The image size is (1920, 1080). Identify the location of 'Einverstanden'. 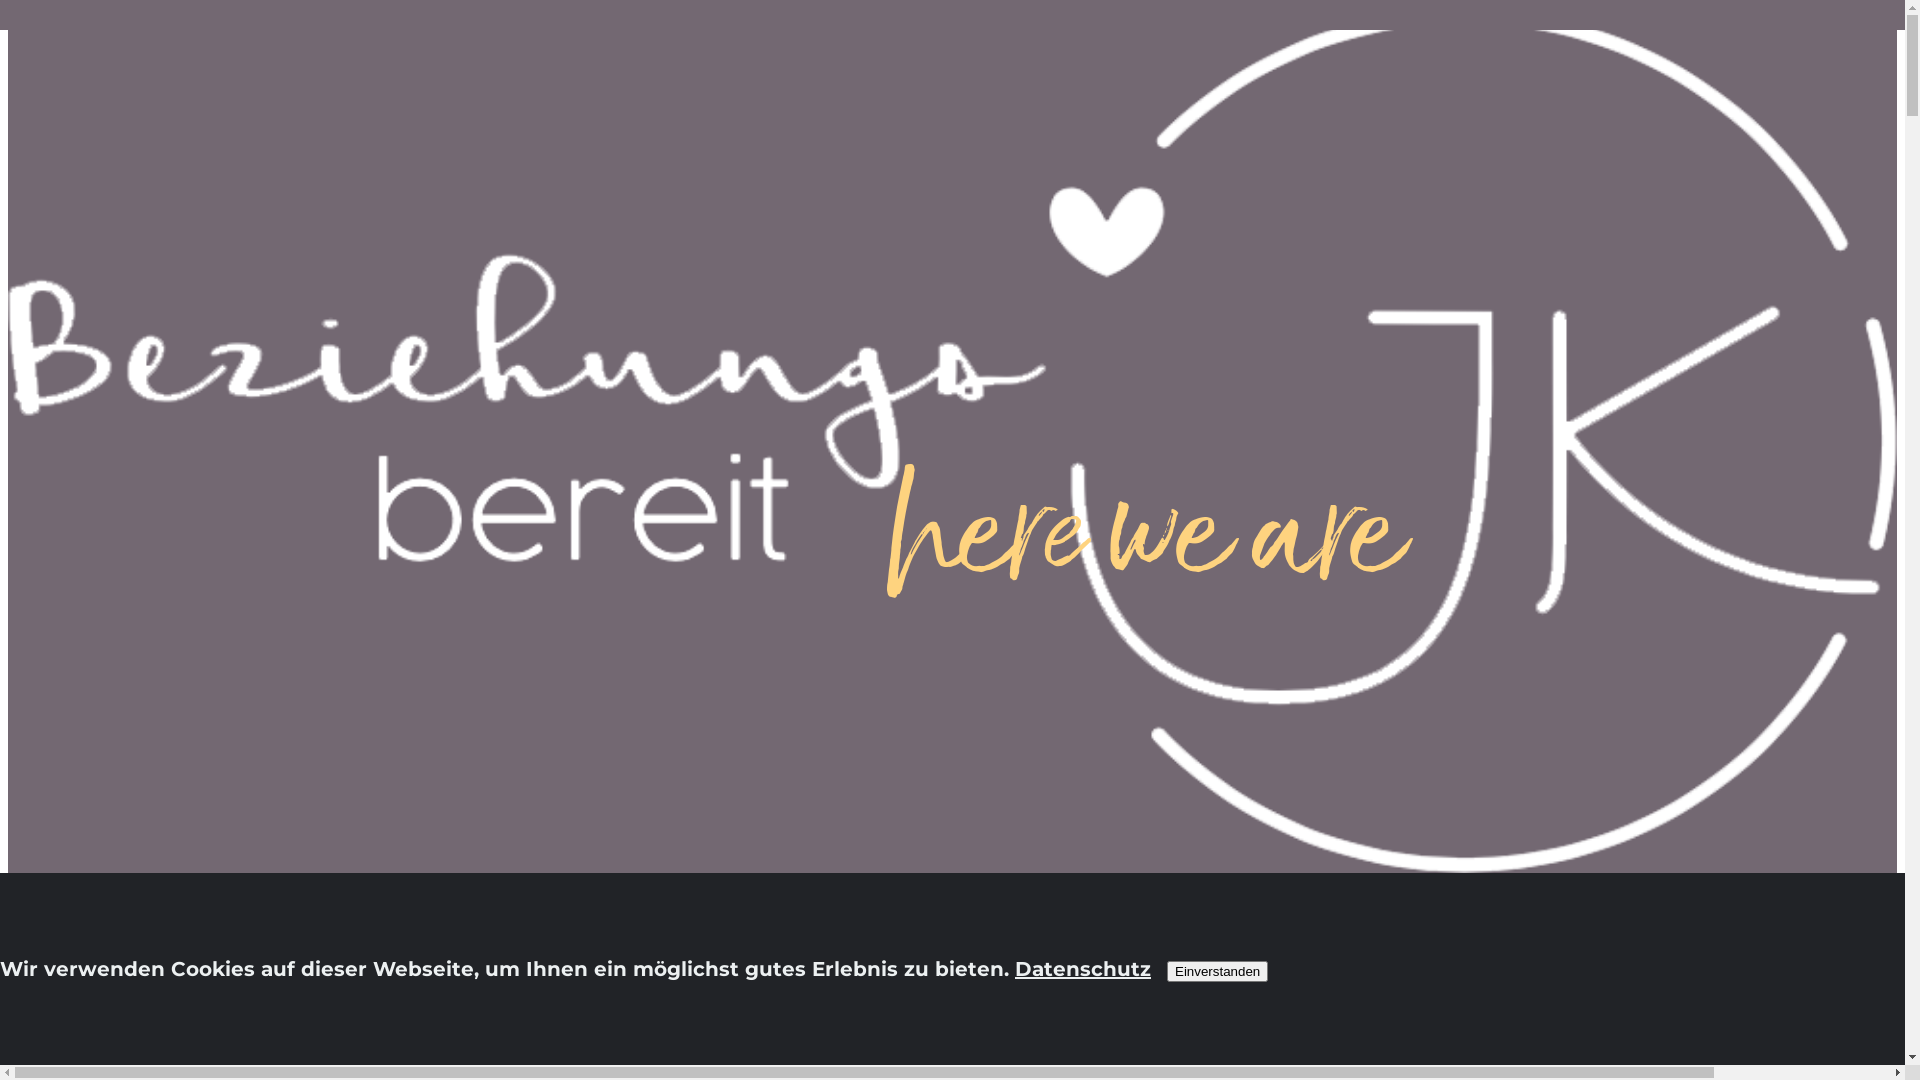
(1216, 970).